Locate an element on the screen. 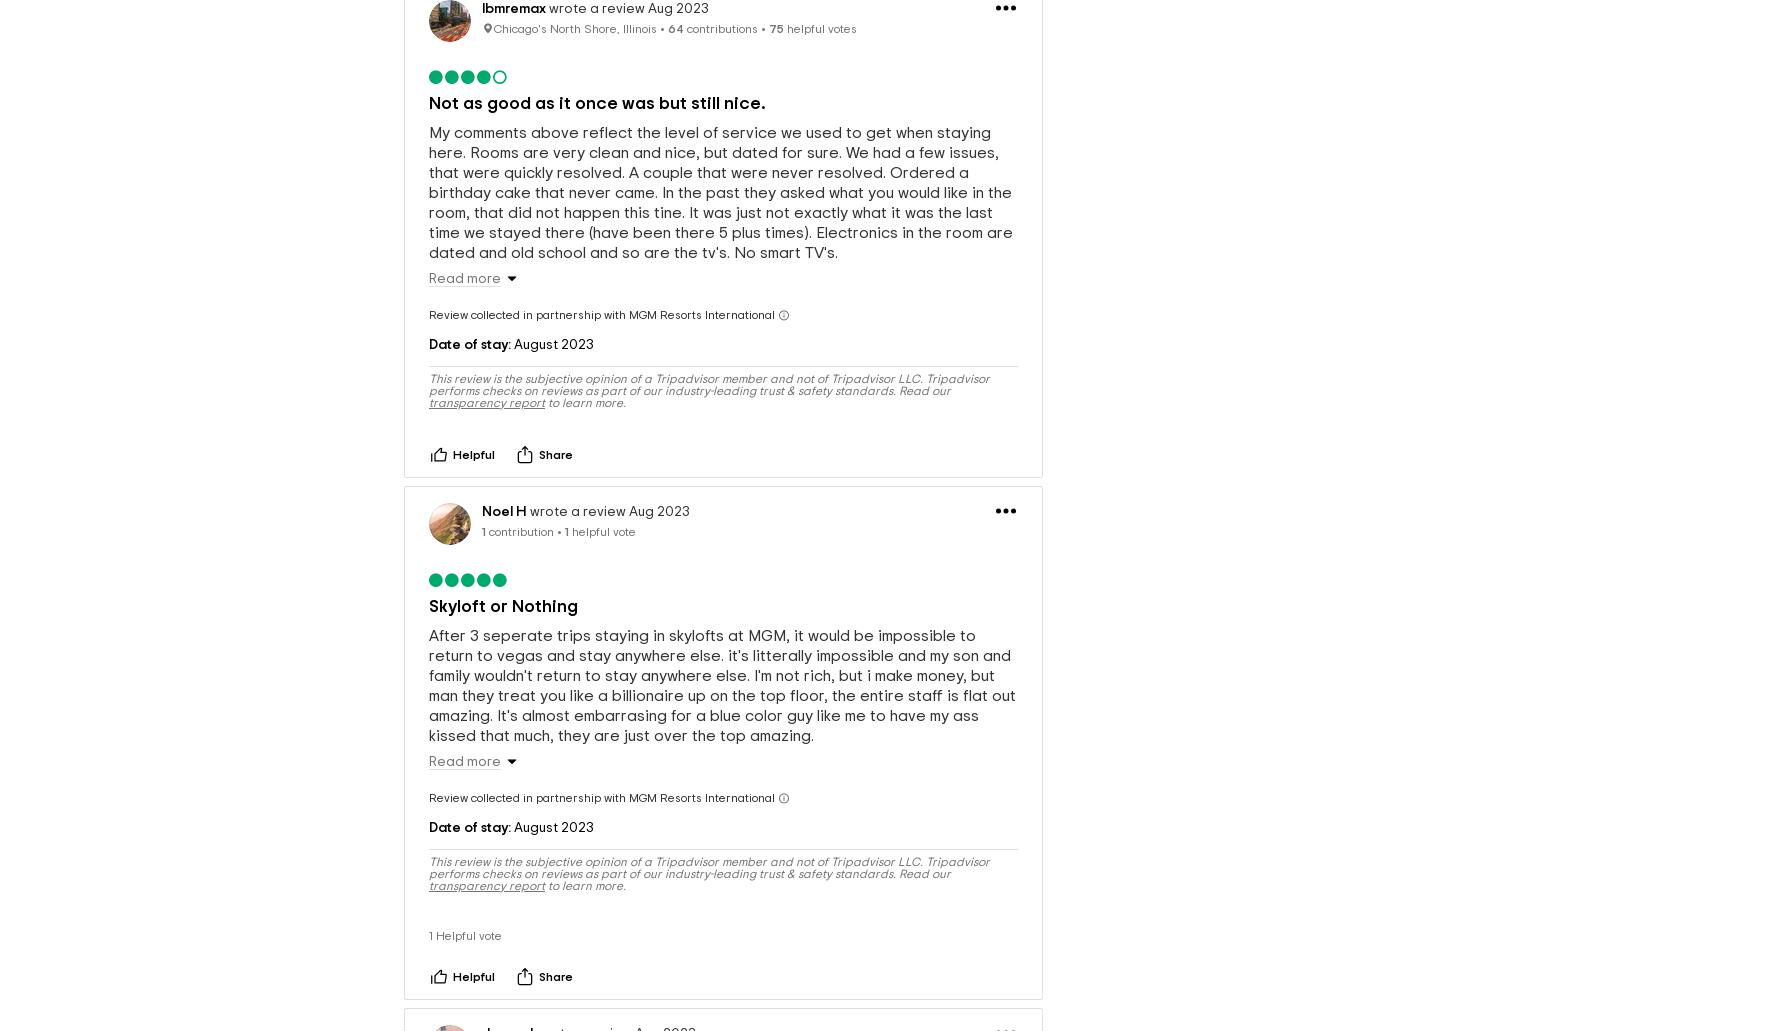 The image size is (1776, 1031). 'Not as good as it once was but still nice.' is located at coordinates (596, 71).